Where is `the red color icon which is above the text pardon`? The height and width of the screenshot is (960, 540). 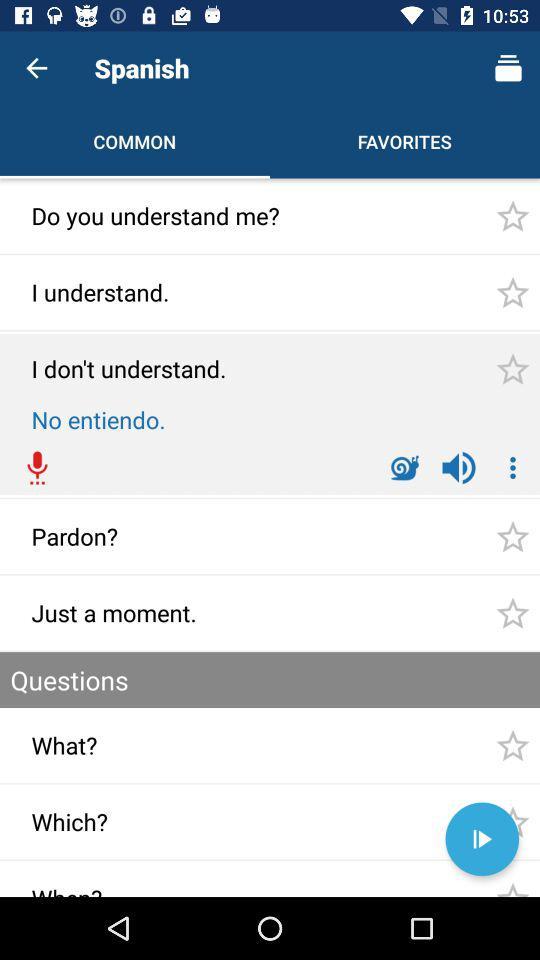
the red color icon which is above the text pardon is located at coordinates (37, 468).